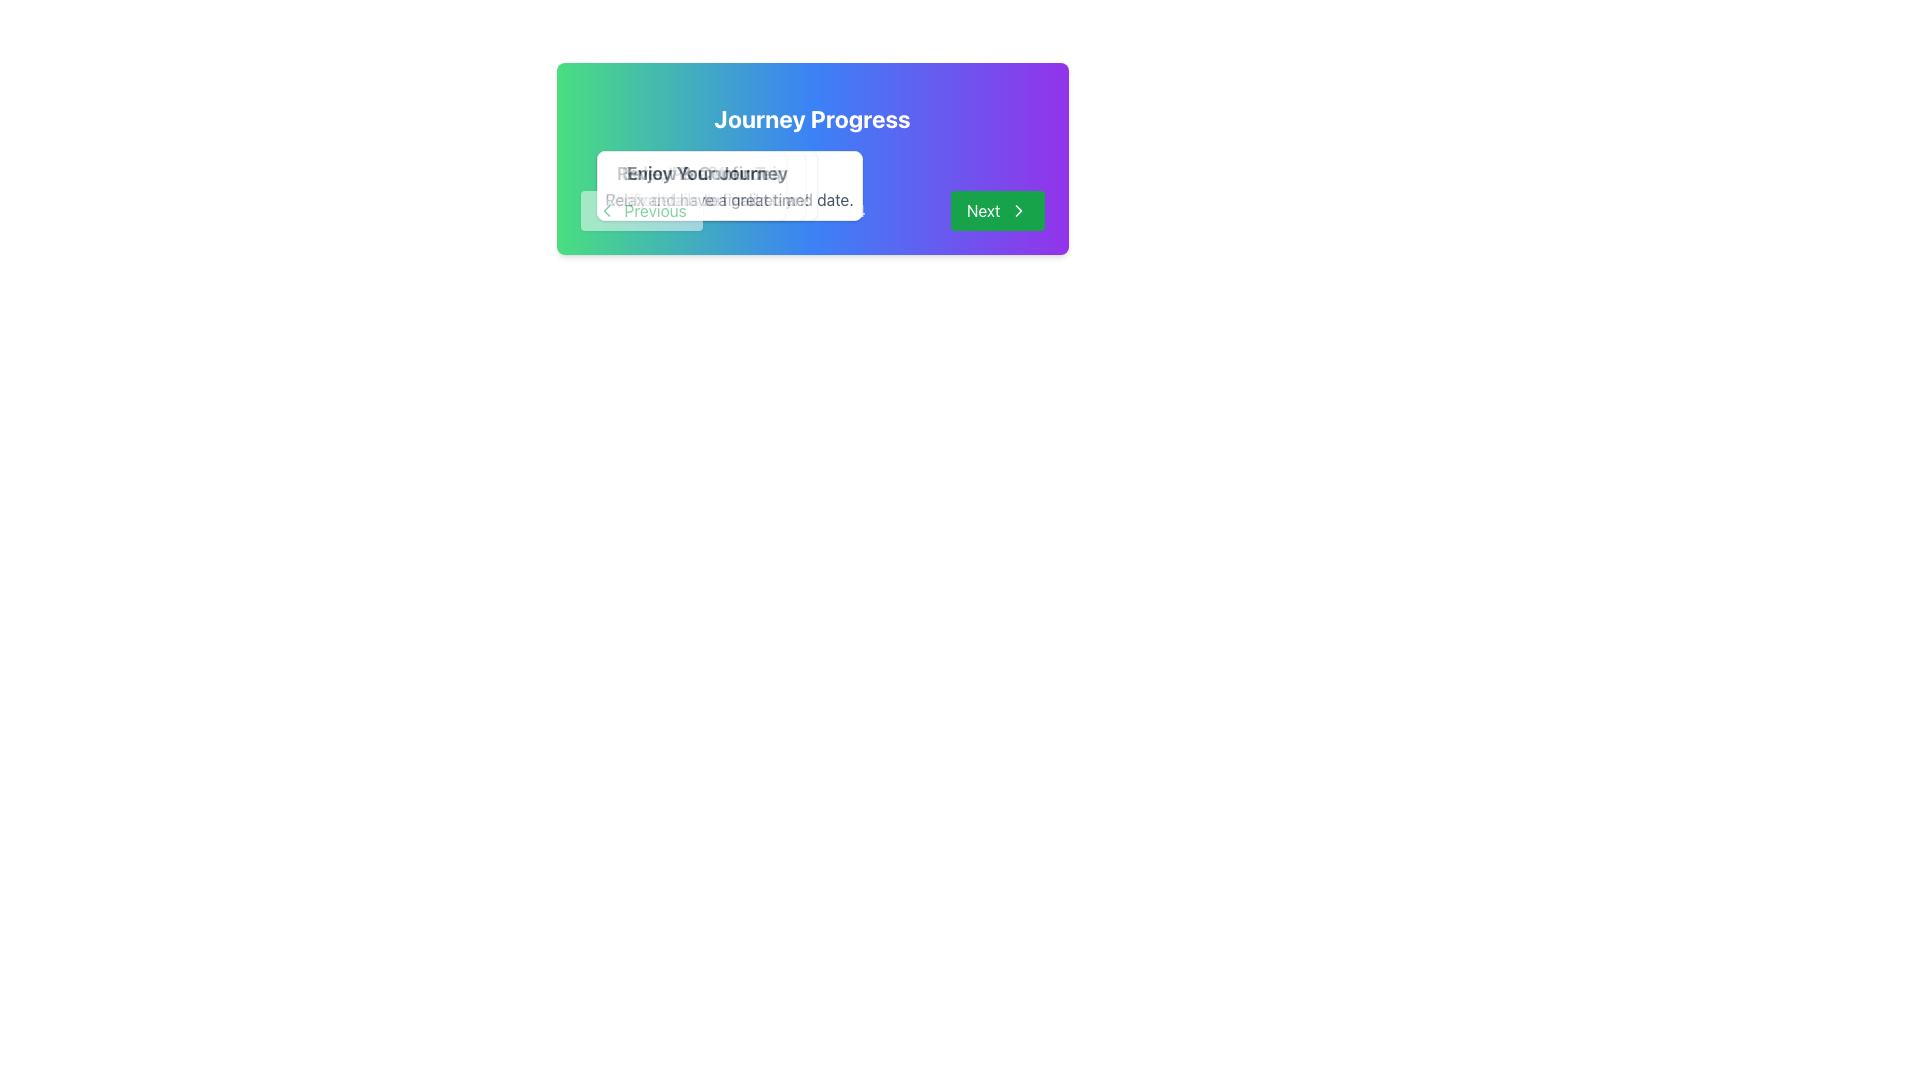  Describe the element at coordinates (605, 211) in the screenshot. I see `the navigational arrow icon located on the left side of the interface, which allows users to go back or navigate to a previous step or page` at that location.